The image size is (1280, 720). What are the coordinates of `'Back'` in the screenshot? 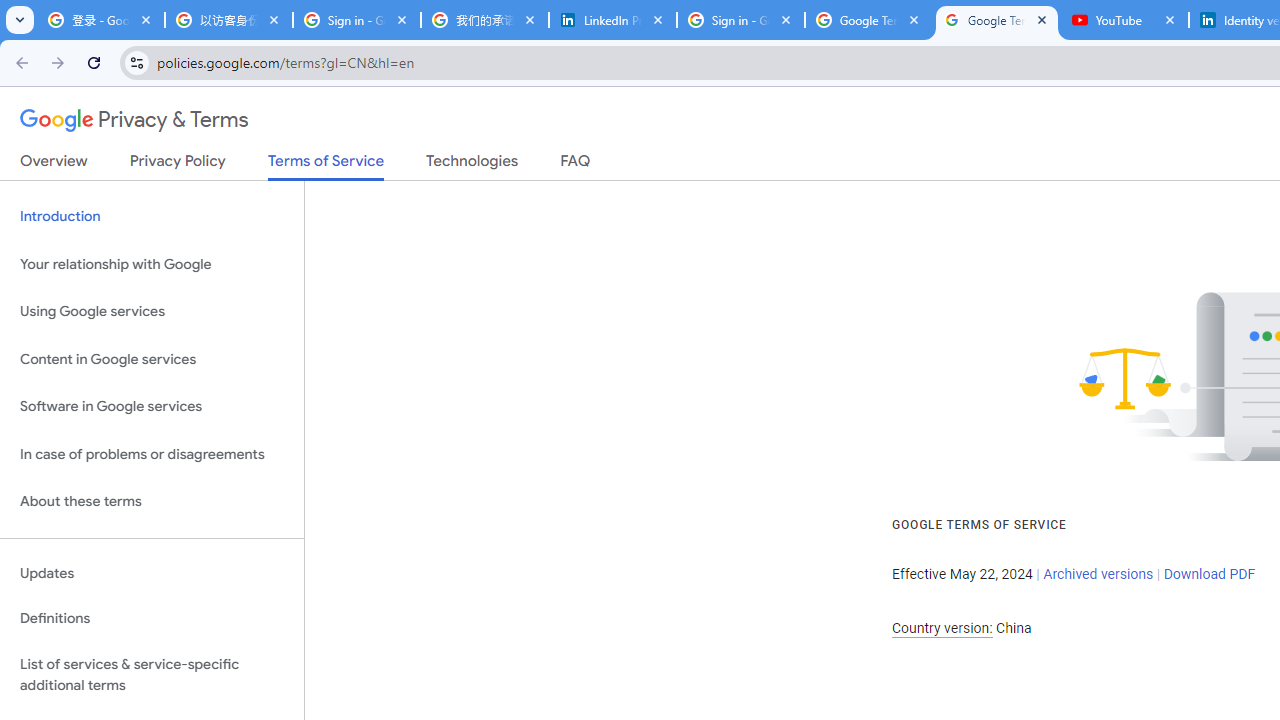 It's located at (19, 61).